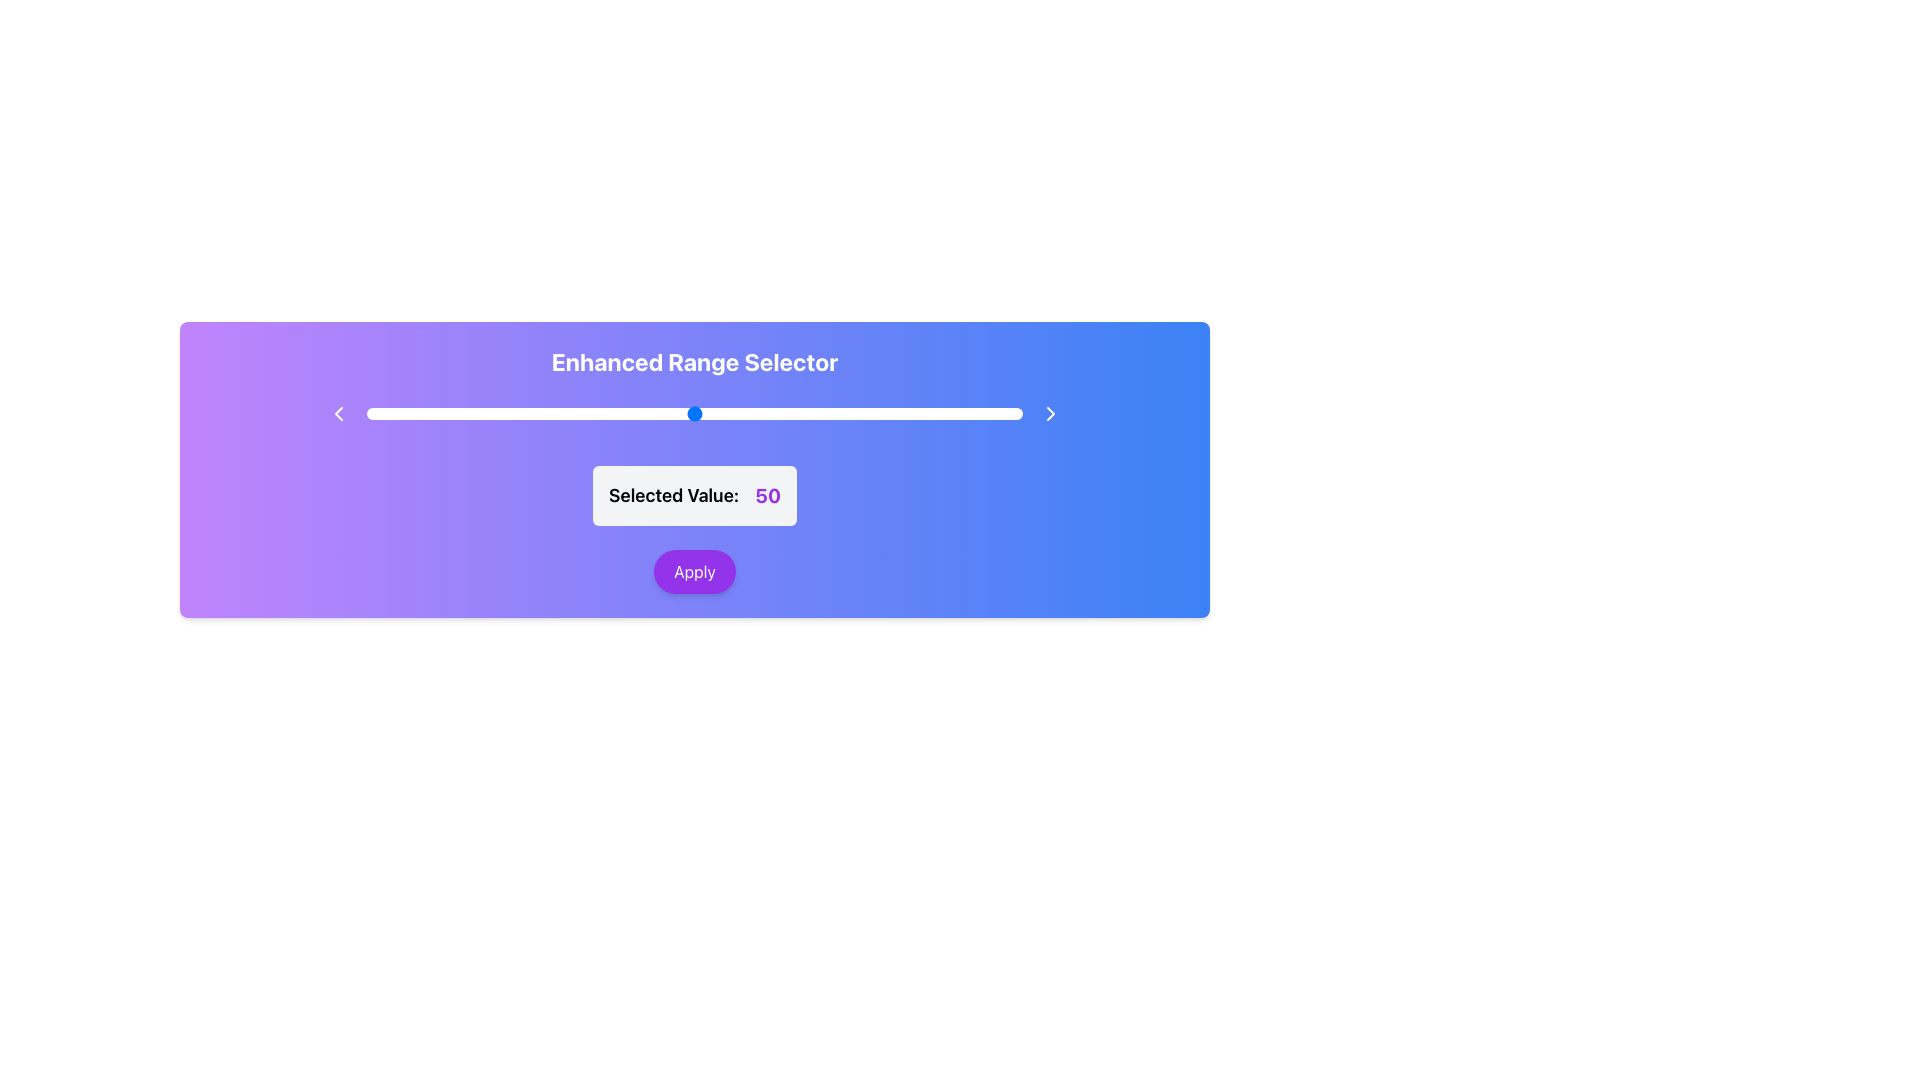 Image resolution: width=1920 pixels, height=1080 pixels. I want to click on the slider, so click(470, 412).